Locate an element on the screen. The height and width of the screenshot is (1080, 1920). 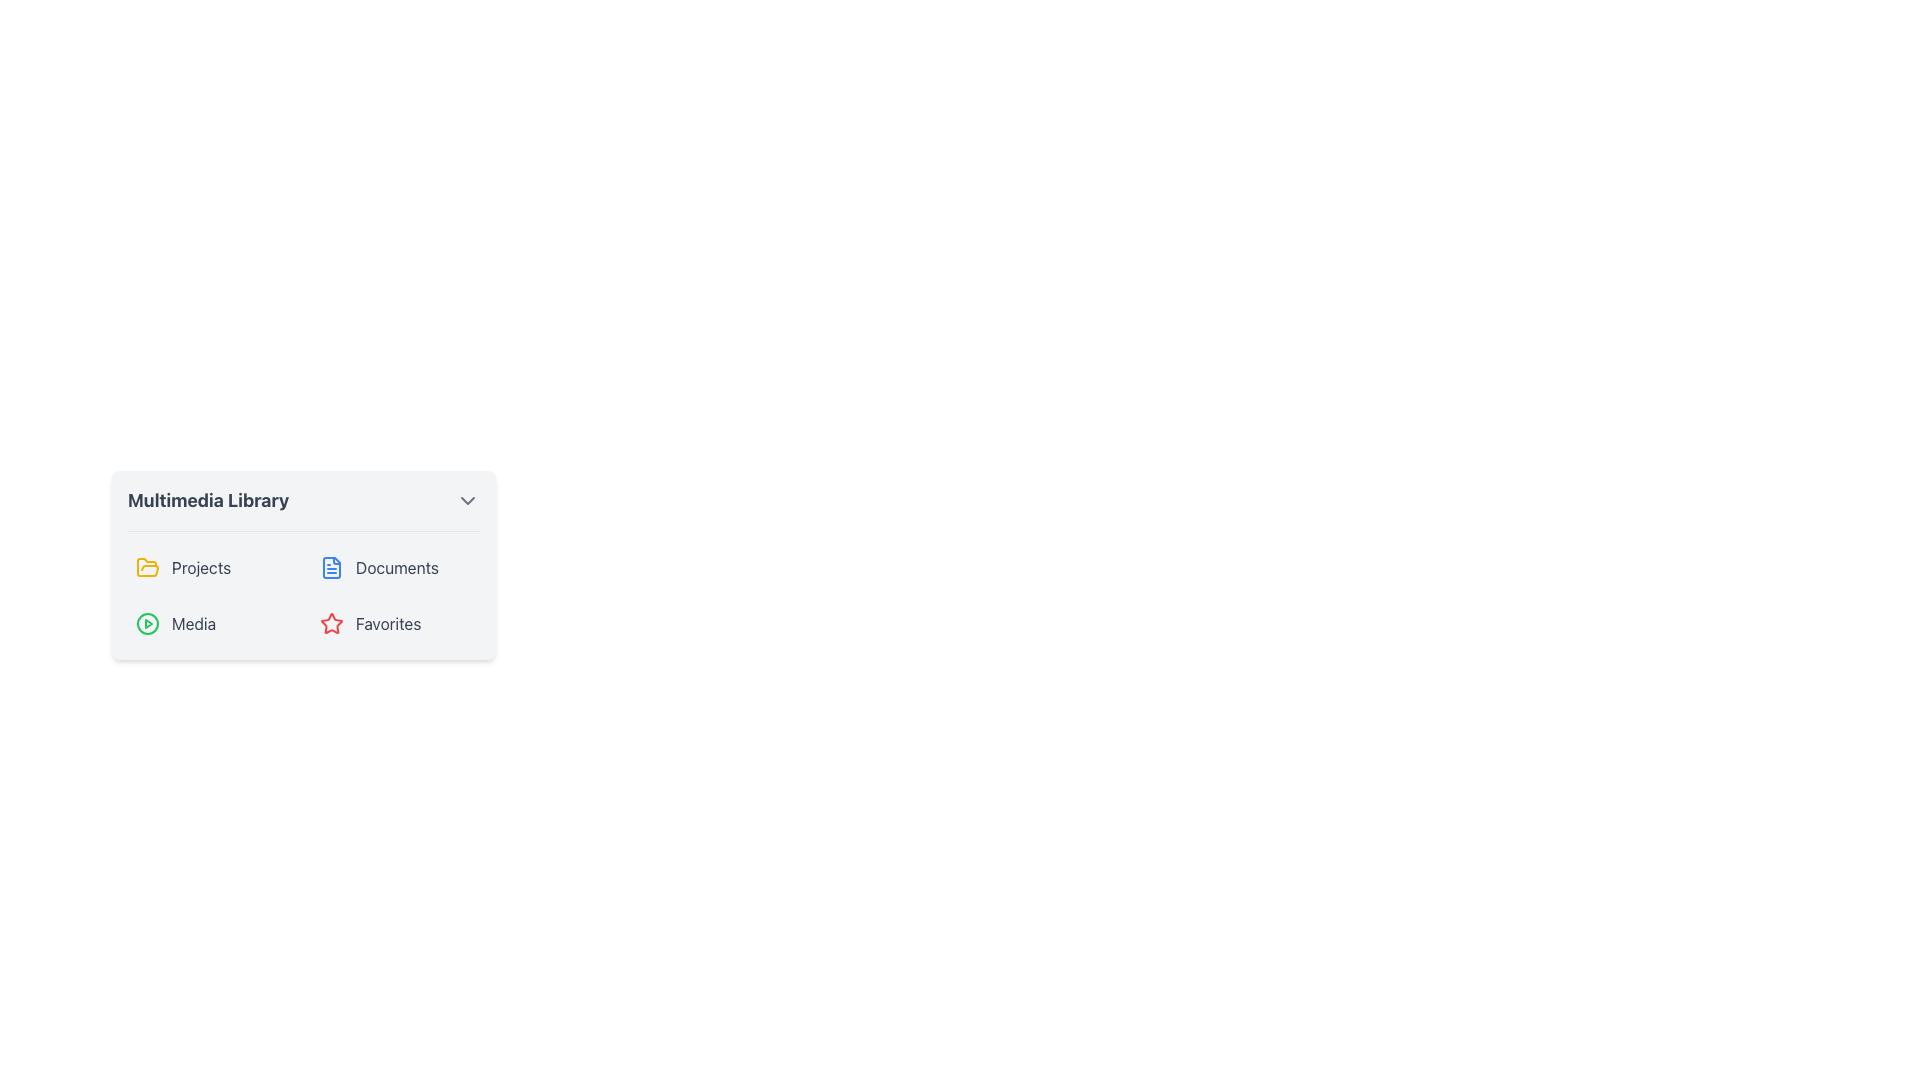
the text label located at the top-left corner of the header section, which indicates the name of a section or feature within the application is located at coordinates (208, 500).